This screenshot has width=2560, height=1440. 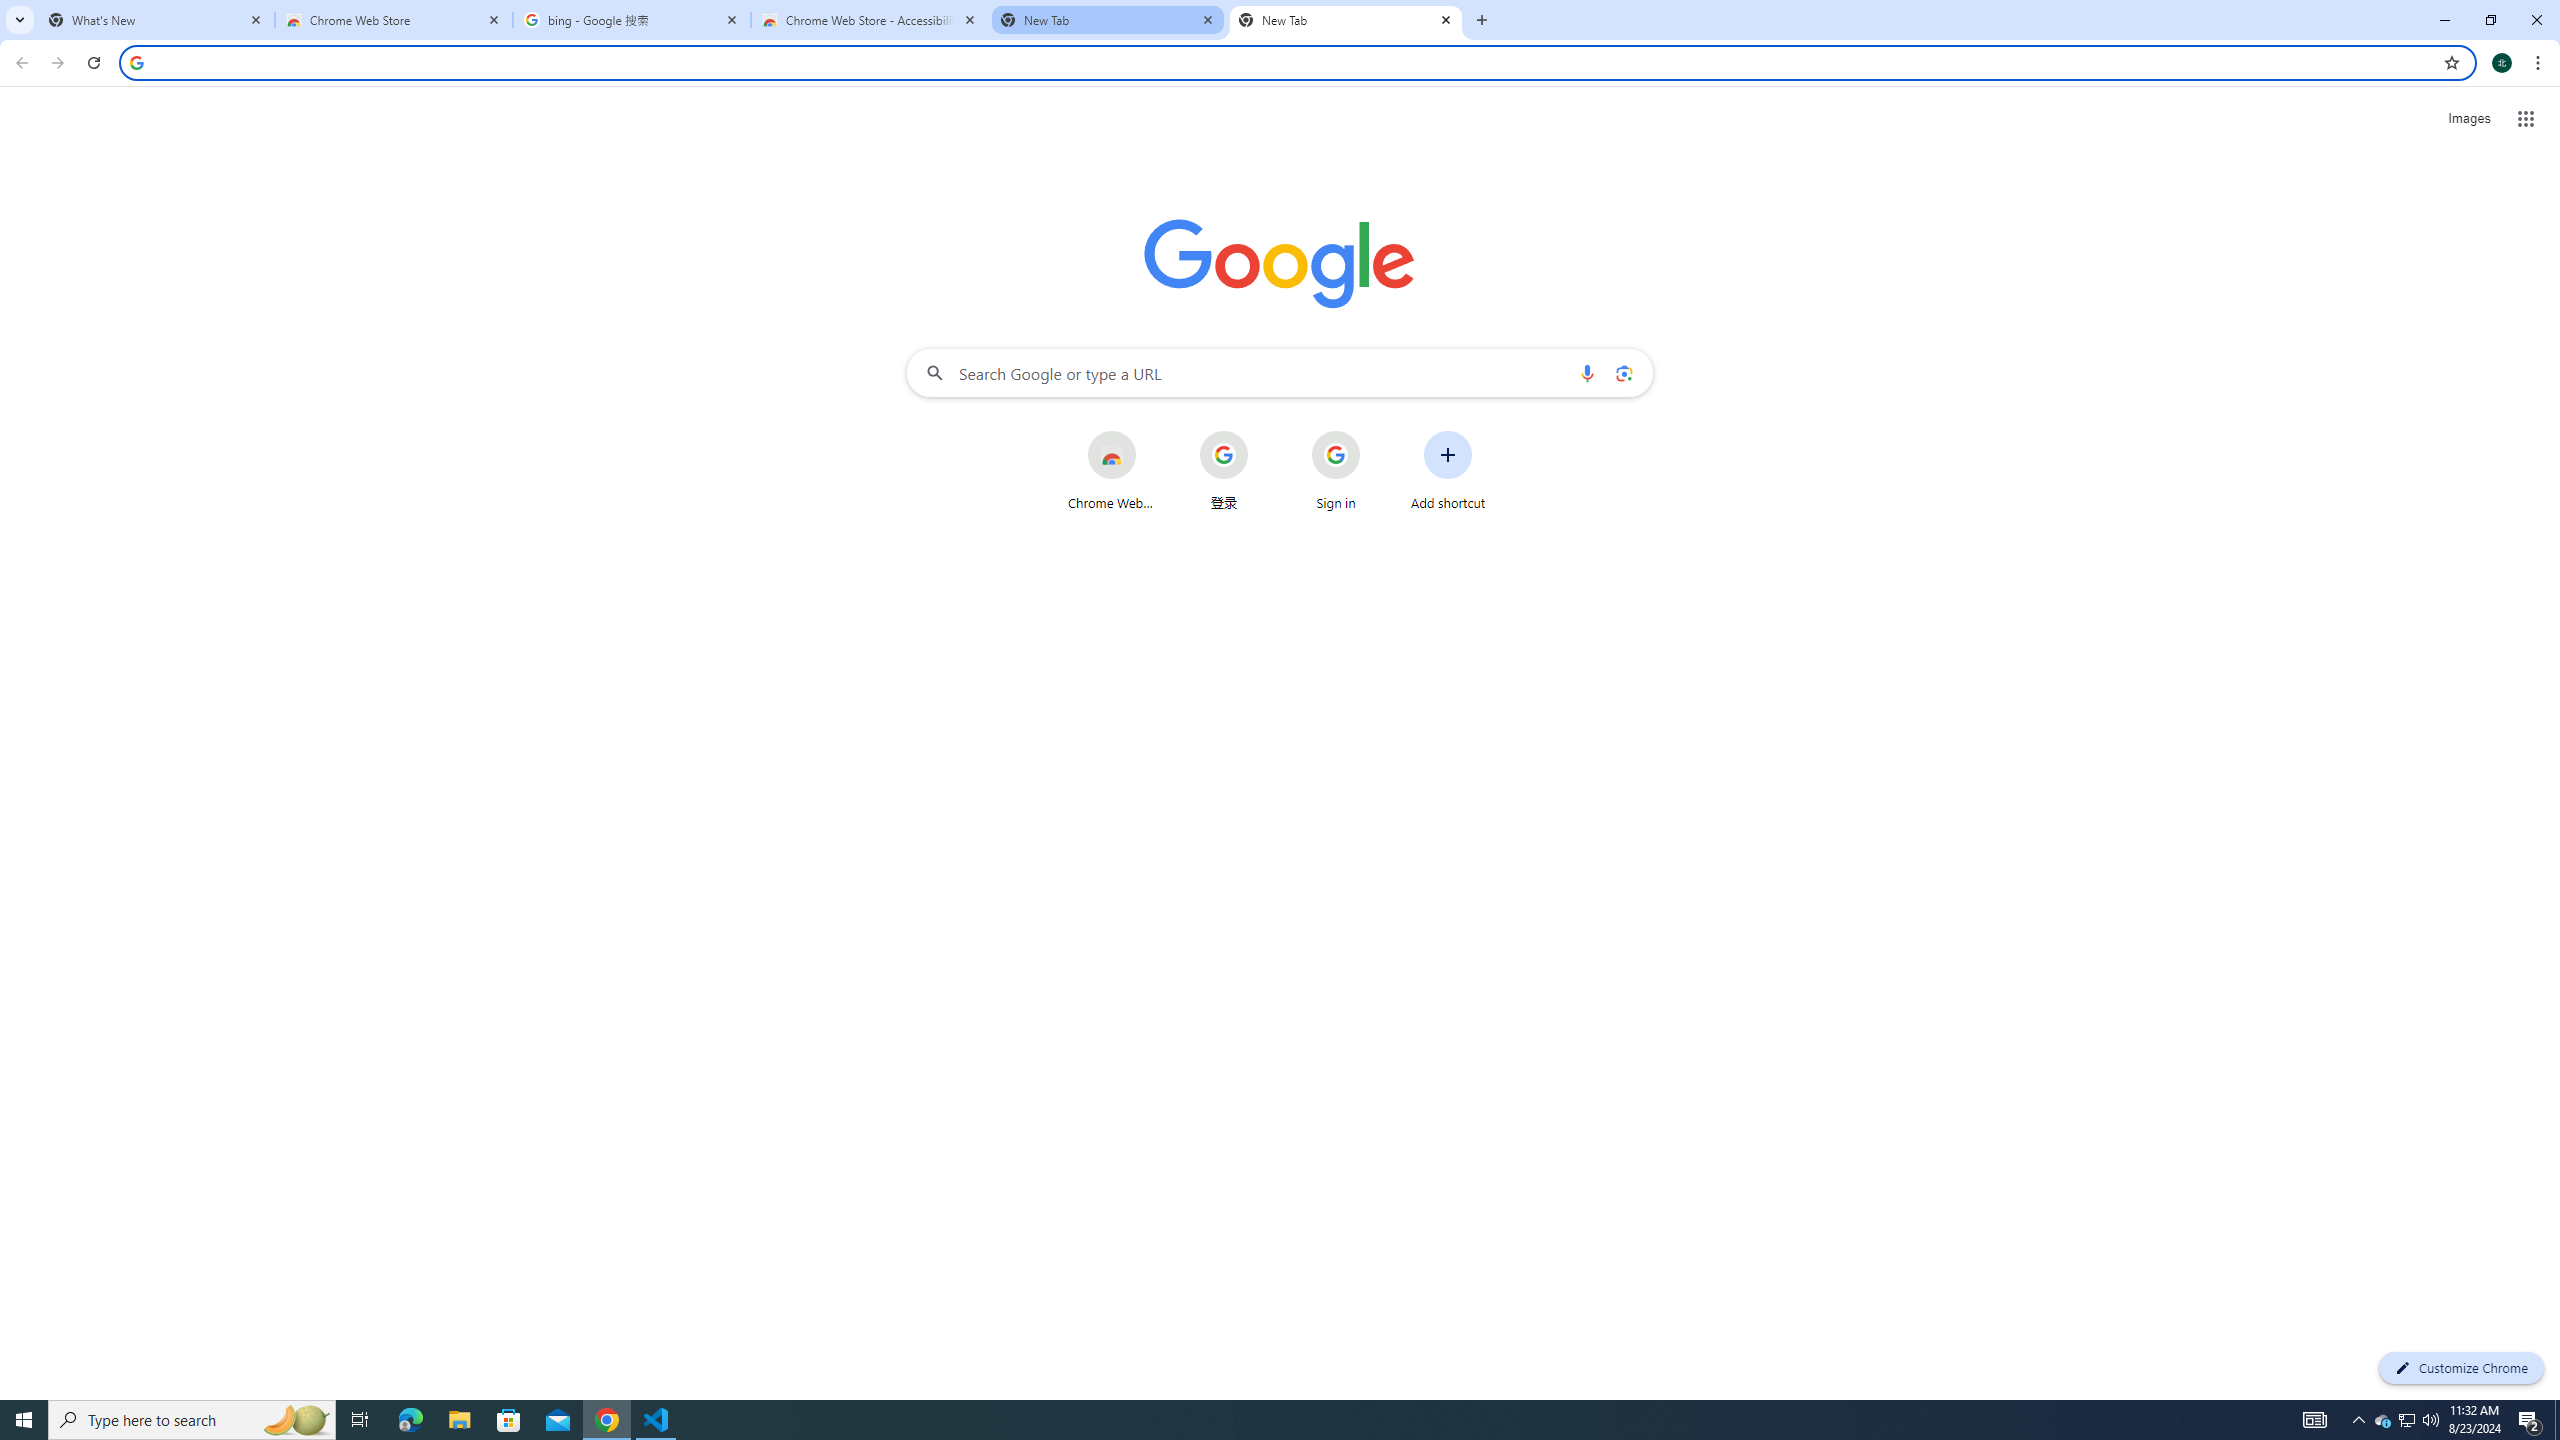 I want to click on 'Add shortcut', so click(x=1447, y=470).